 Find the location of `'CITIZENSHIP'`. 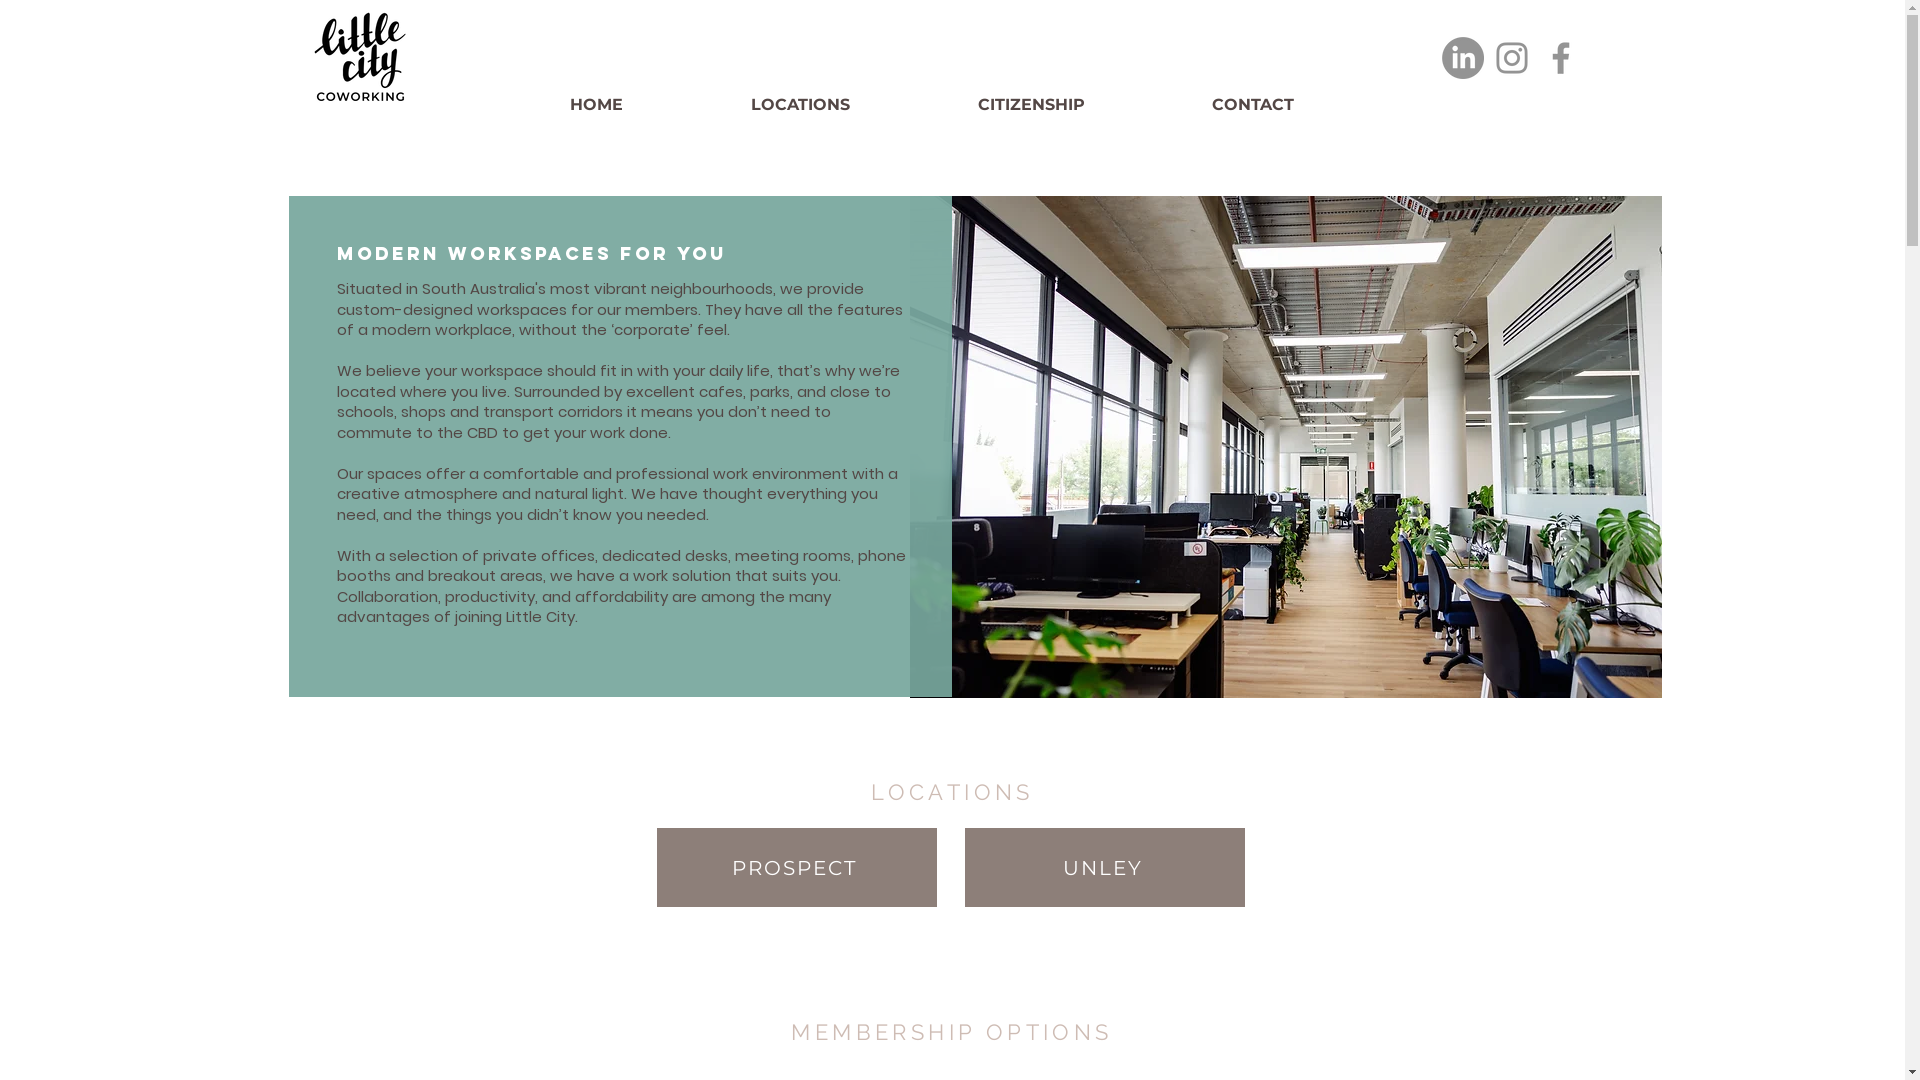

'CITIZENSHIP' is located at coordinates (1083, 104).